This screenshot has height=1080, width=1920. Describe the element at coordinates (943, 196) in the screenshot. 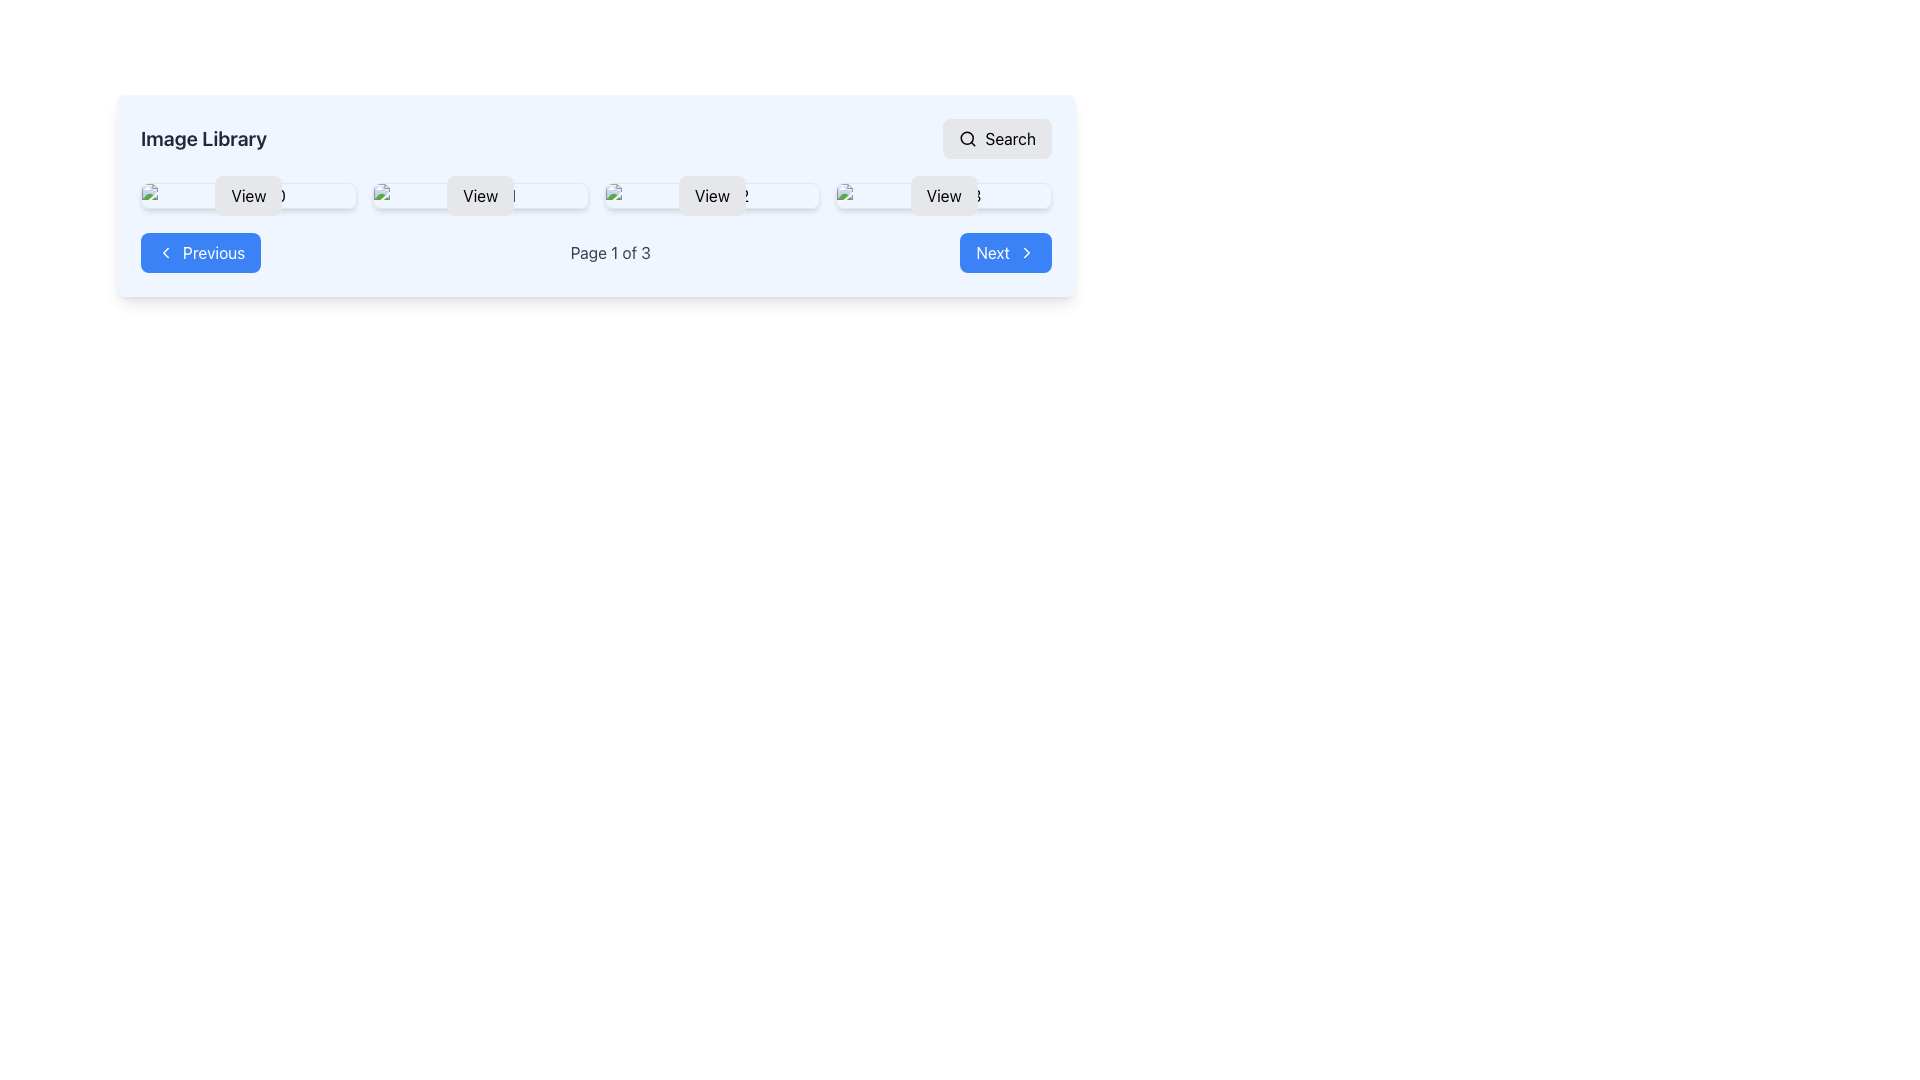

I see `the fourth 'View' button from the left, which is part of a horizontal layout of buttons` at that location.